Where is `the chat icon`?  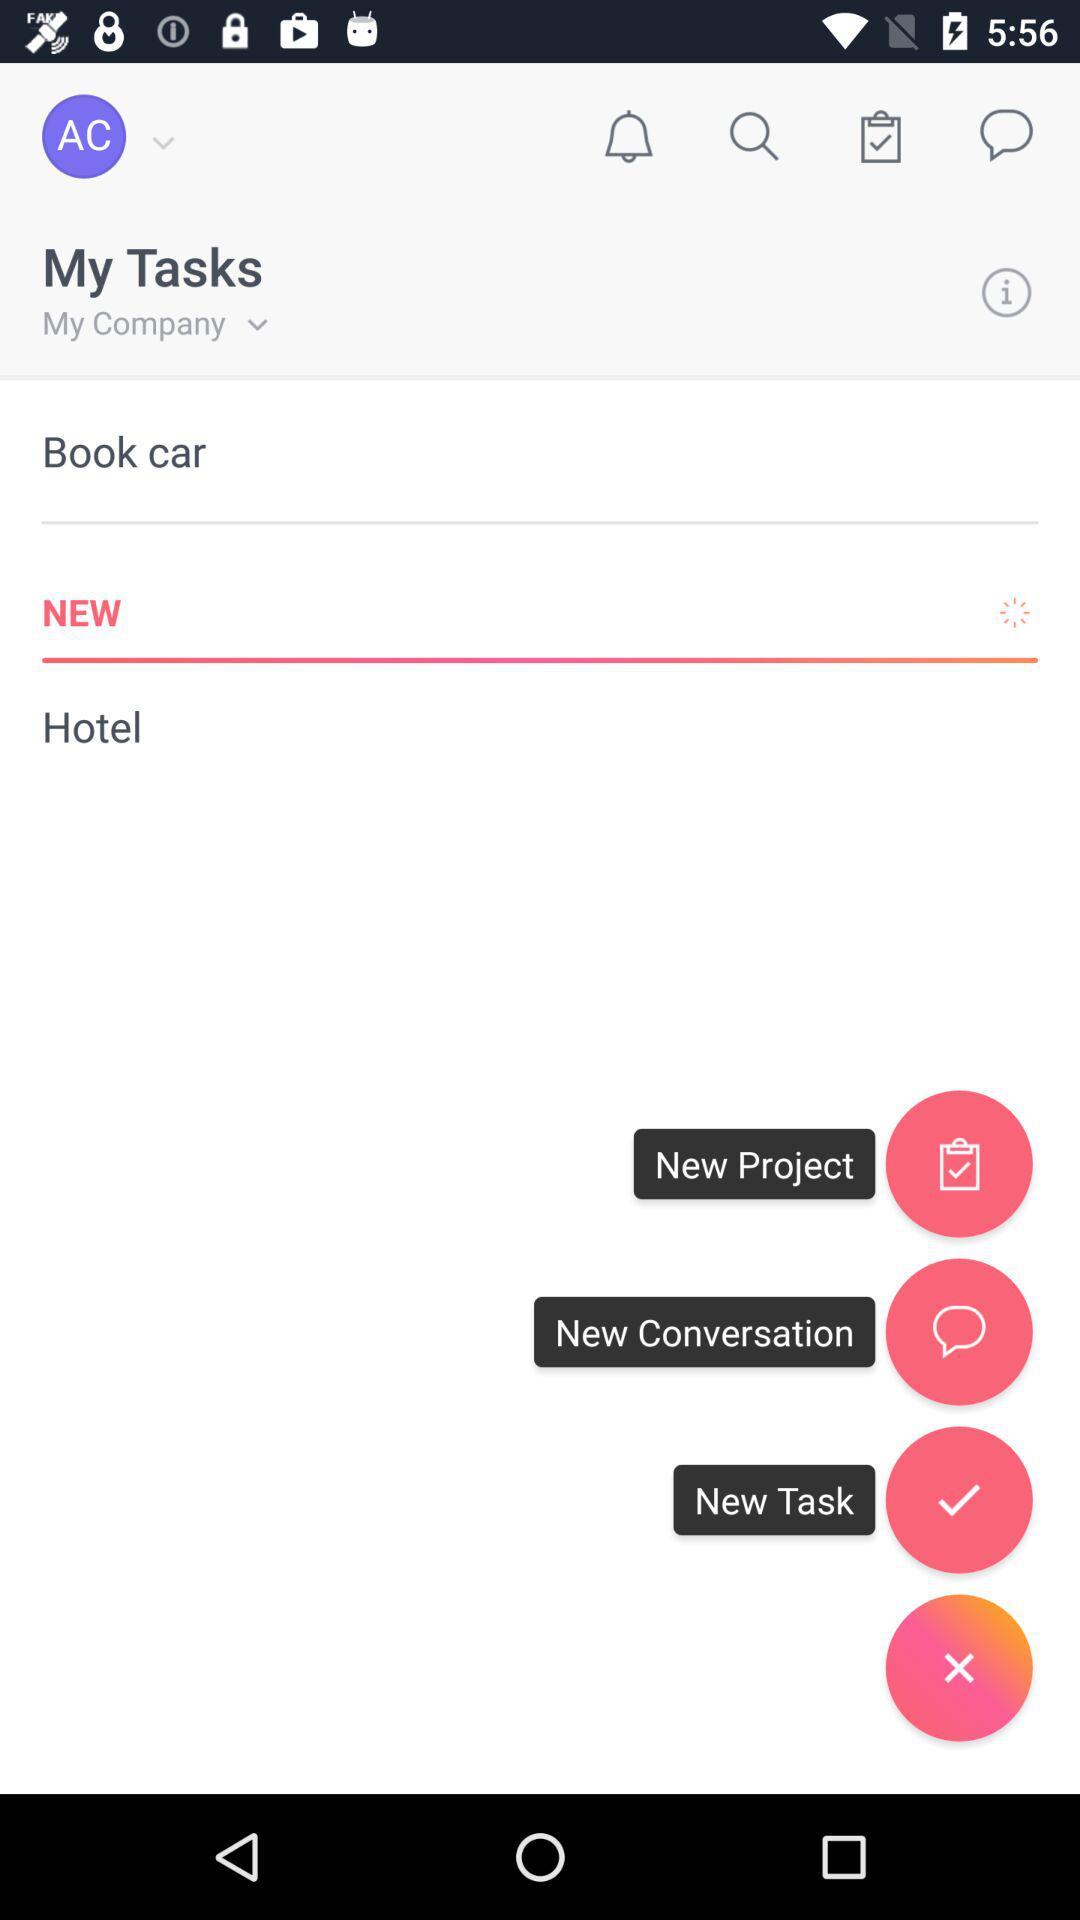
the chat icon is located at coordinates (958, 1332).